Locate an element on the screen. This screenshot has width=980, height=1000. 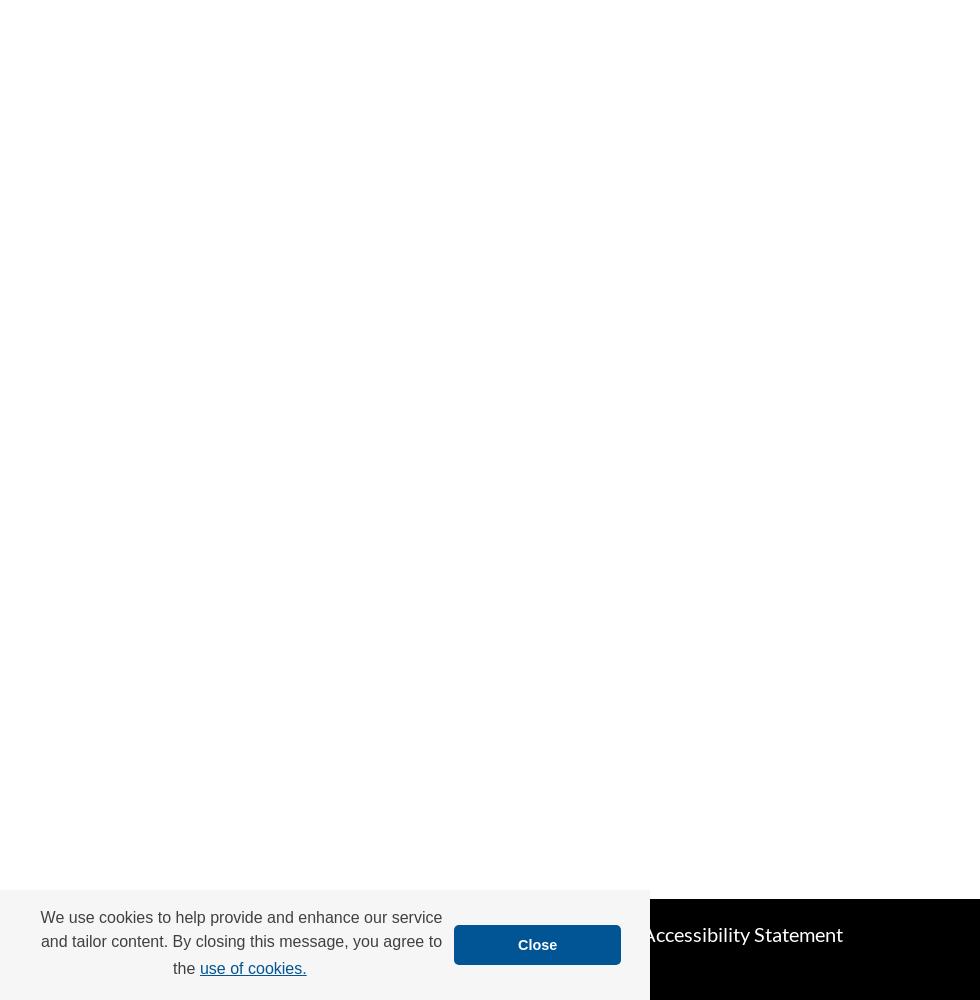
'Accessibility Statement' is located at coordinates (742, 934).